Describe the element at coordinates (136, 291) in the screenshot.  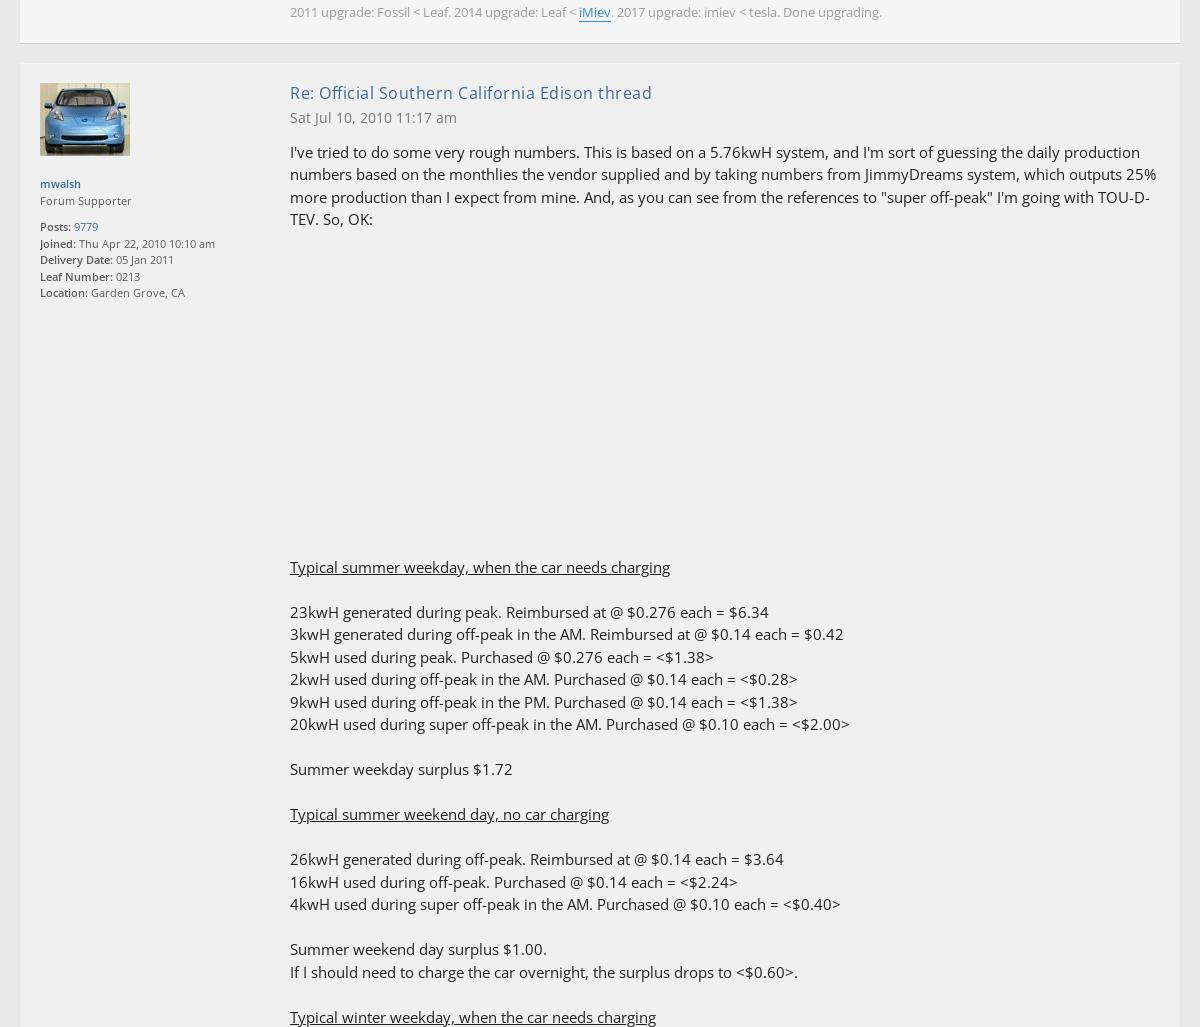
I see `'Garden Grove, CA'` at that location.